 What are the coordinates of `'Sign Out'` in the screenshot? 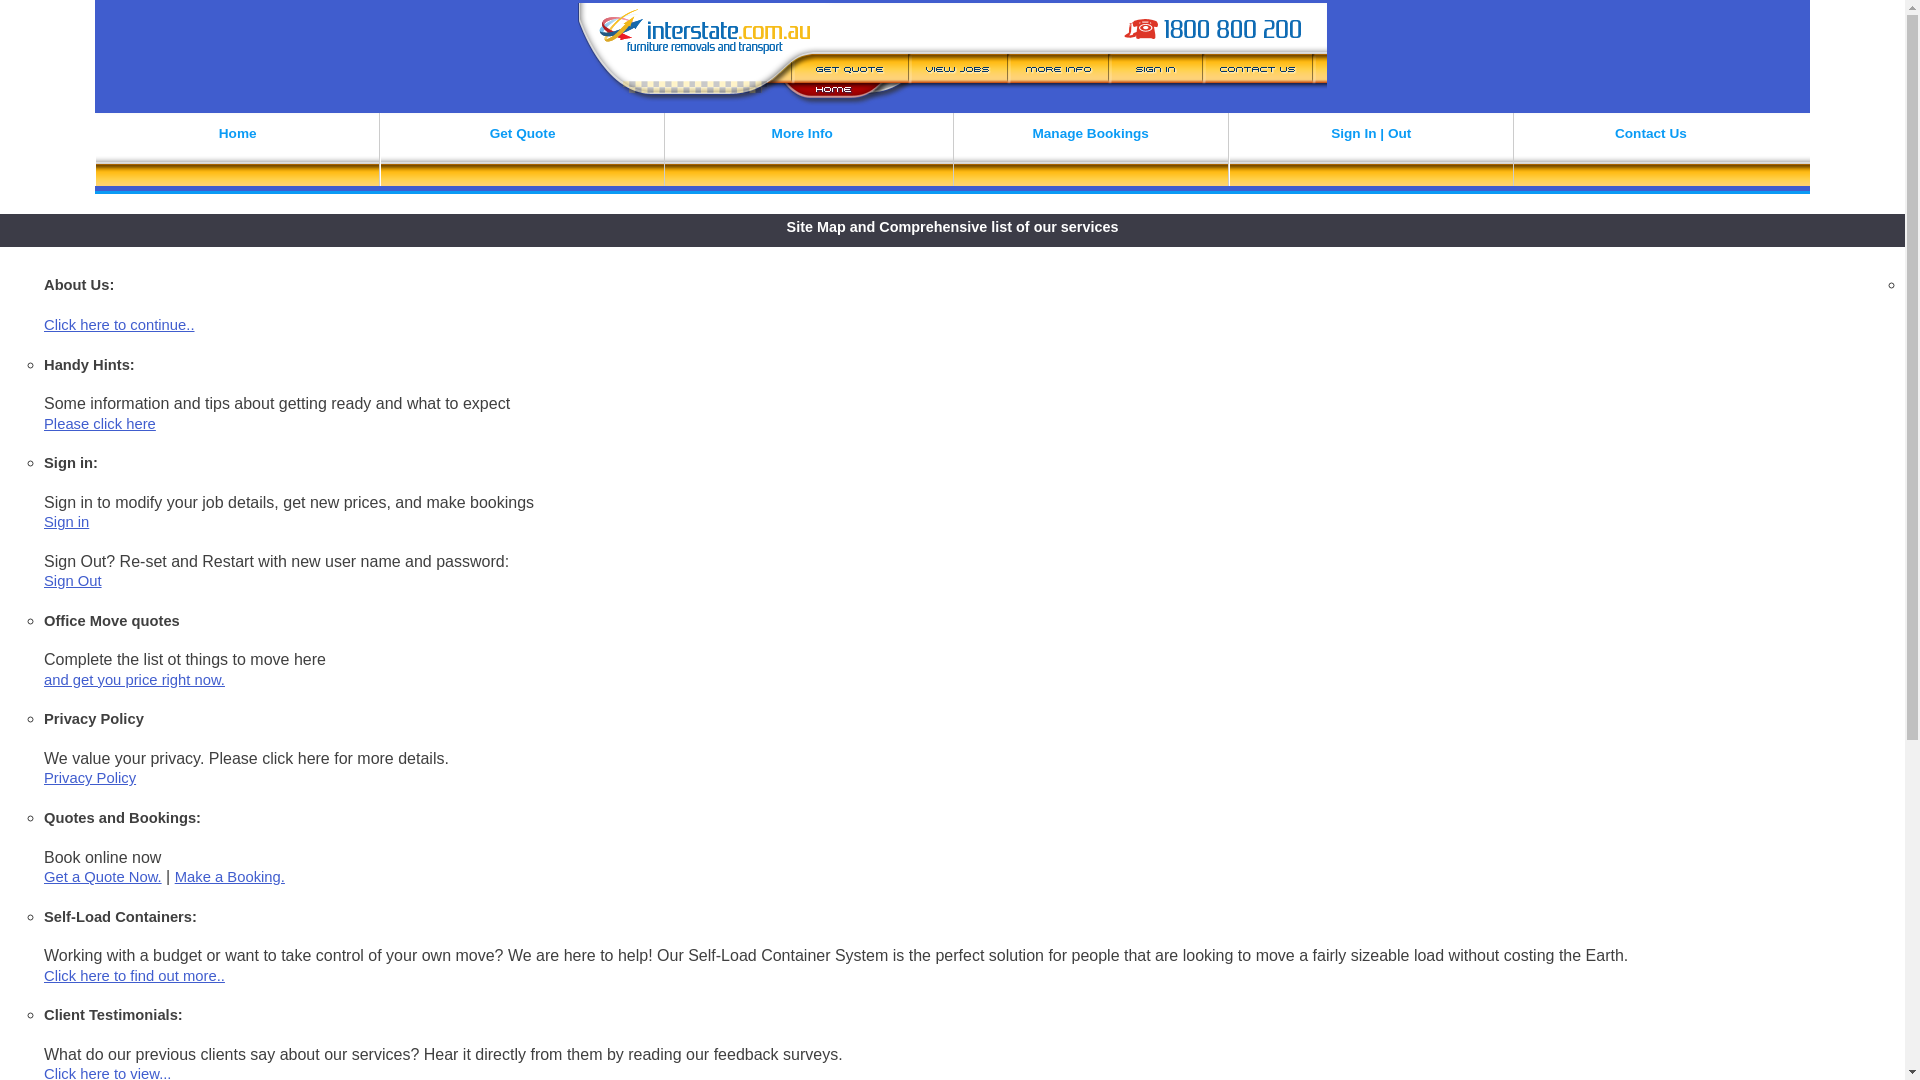 It's located at (72, 581).